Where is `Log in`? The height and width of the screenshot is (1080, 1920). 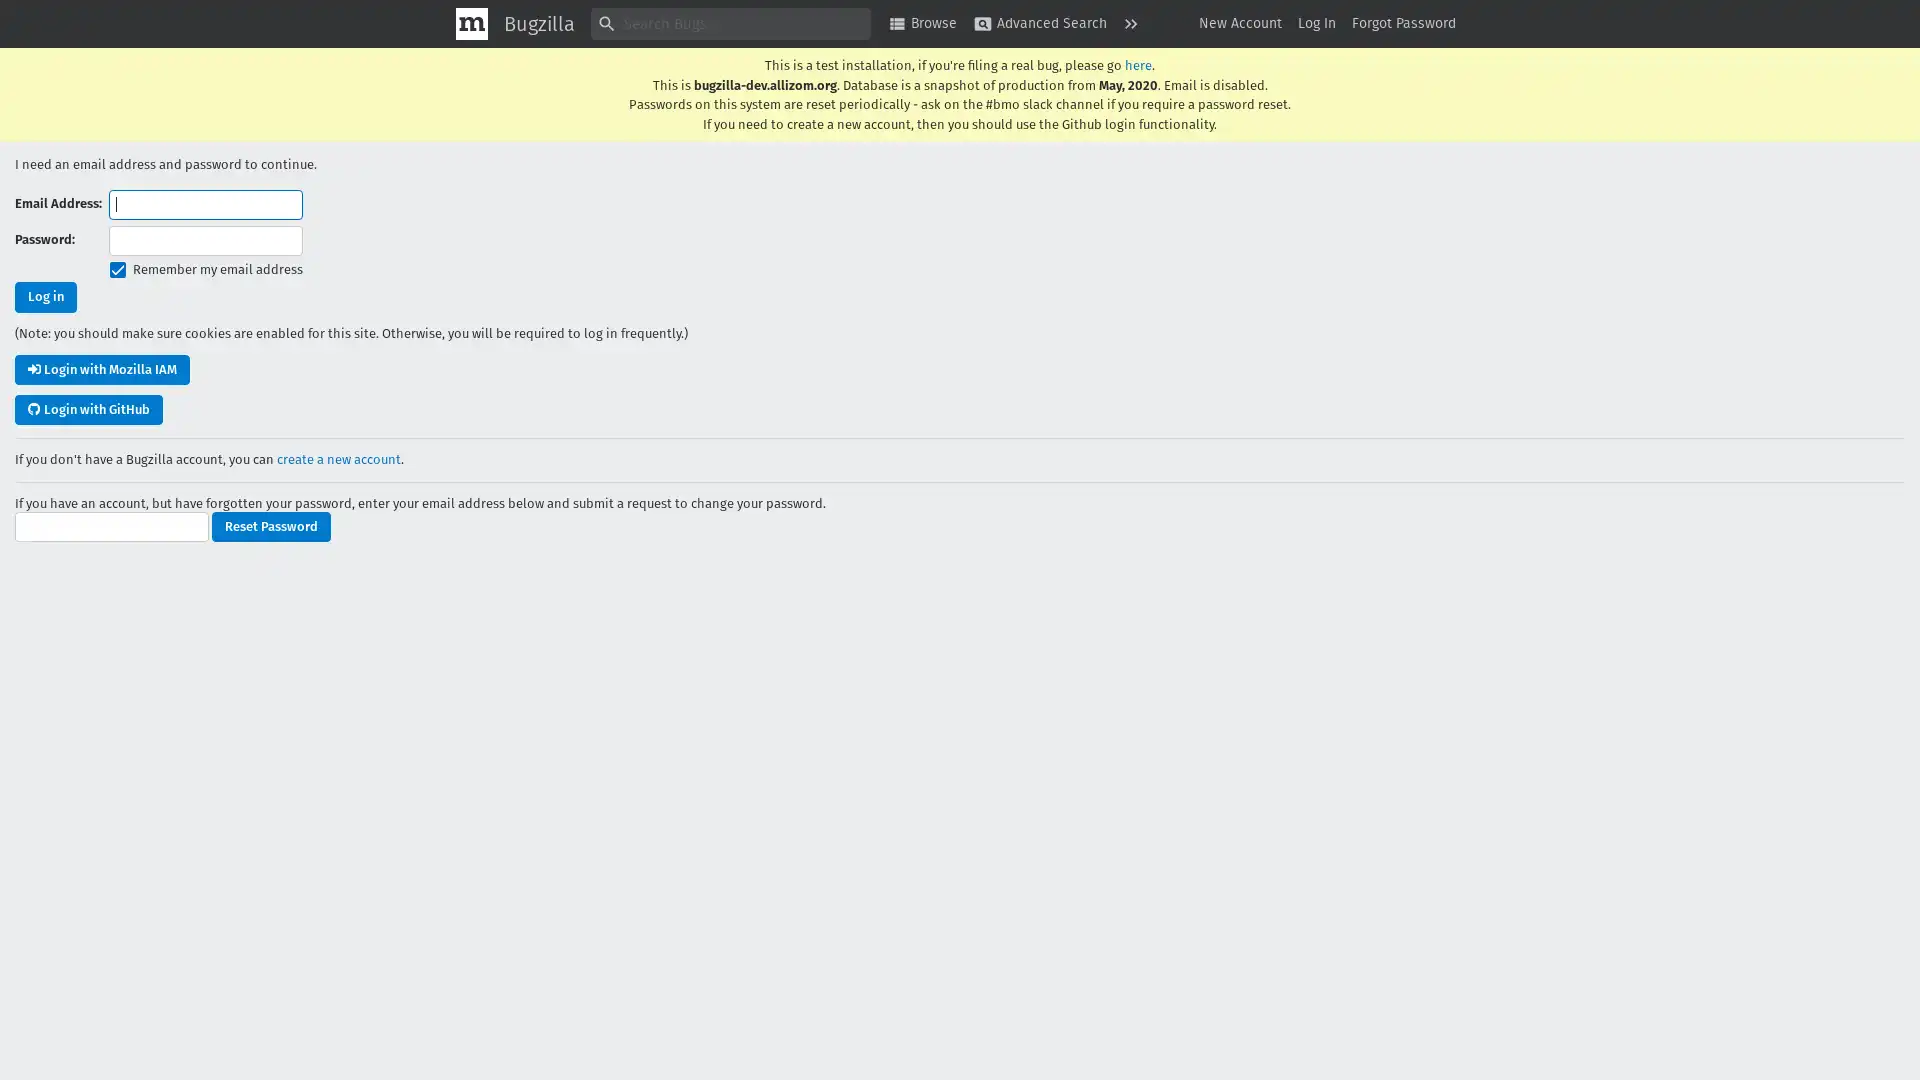 Log in is located at coordinates (46, 297).